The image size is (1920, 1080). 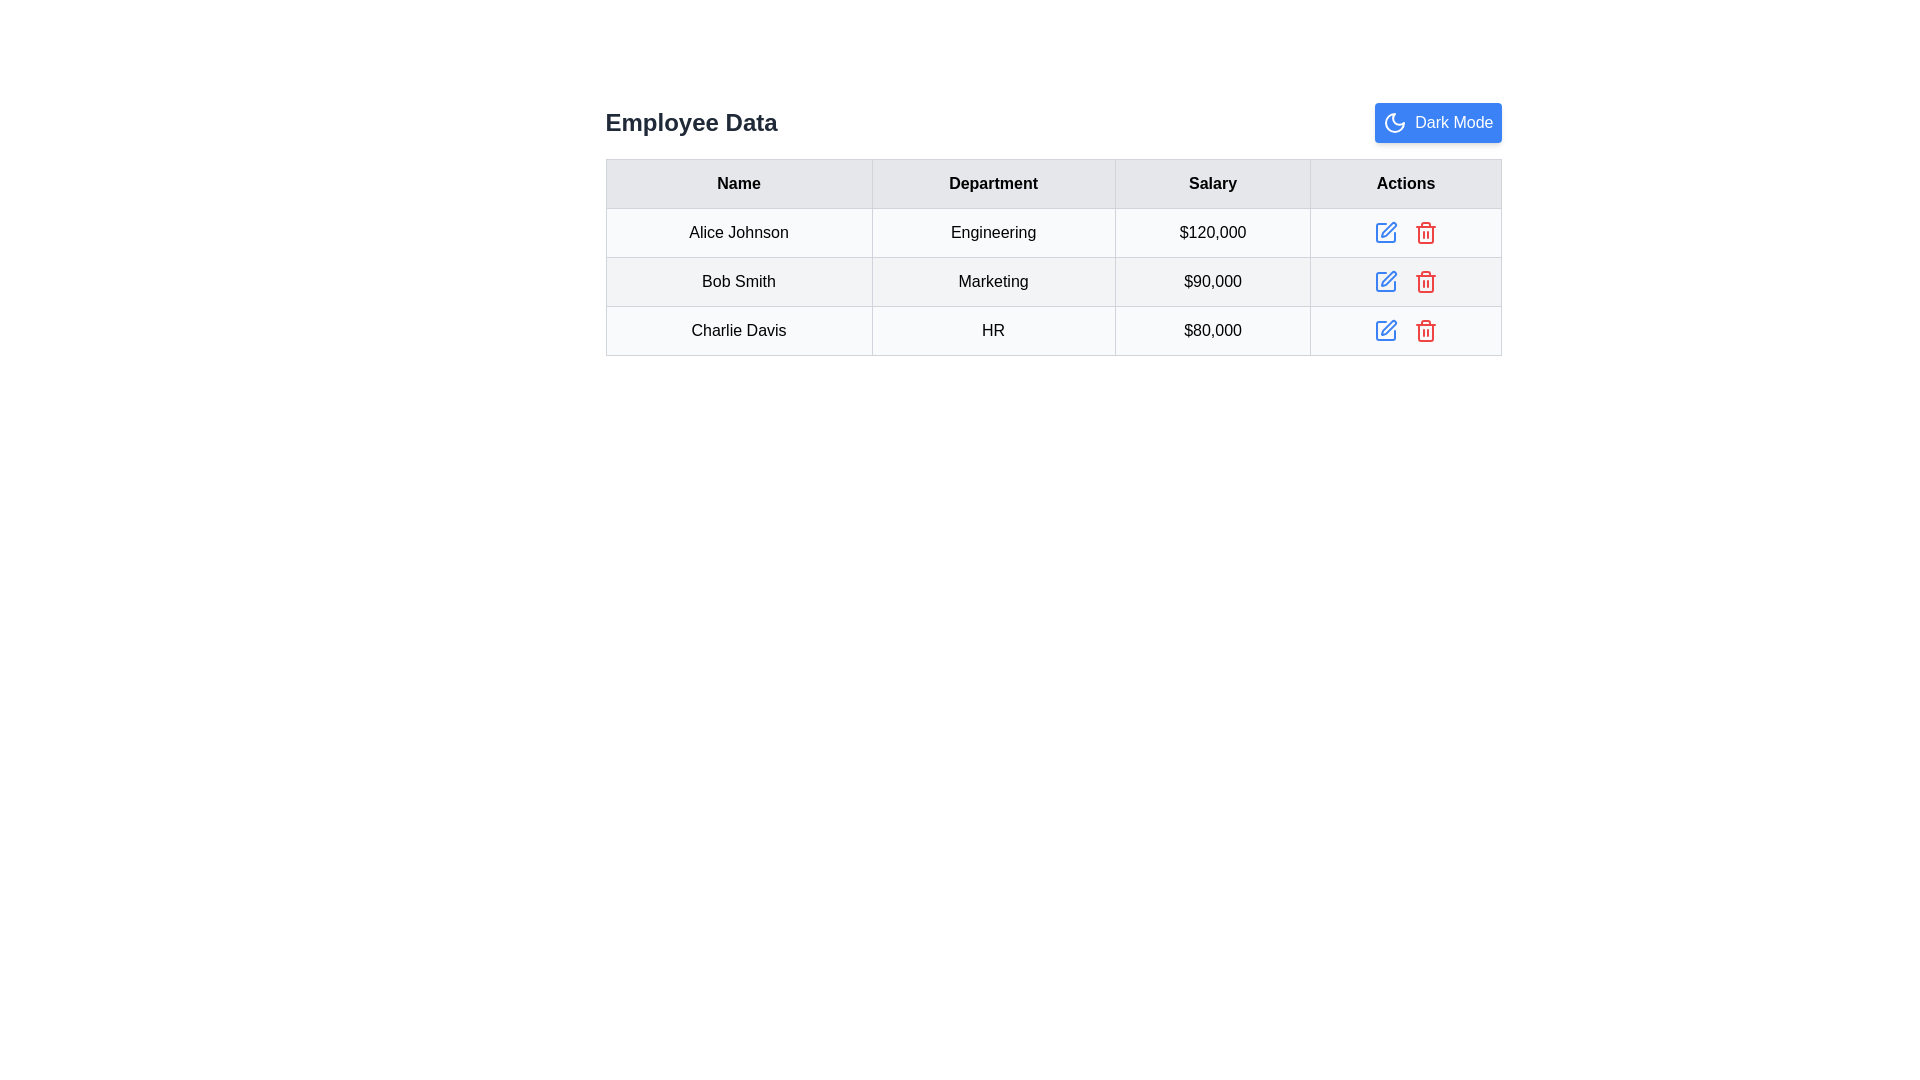 I want to click on the static text field displaying 'Alice Johnson', located in the first cell of the 'Name' column in the 'Employee Data' table, so click(x=738, y=231).